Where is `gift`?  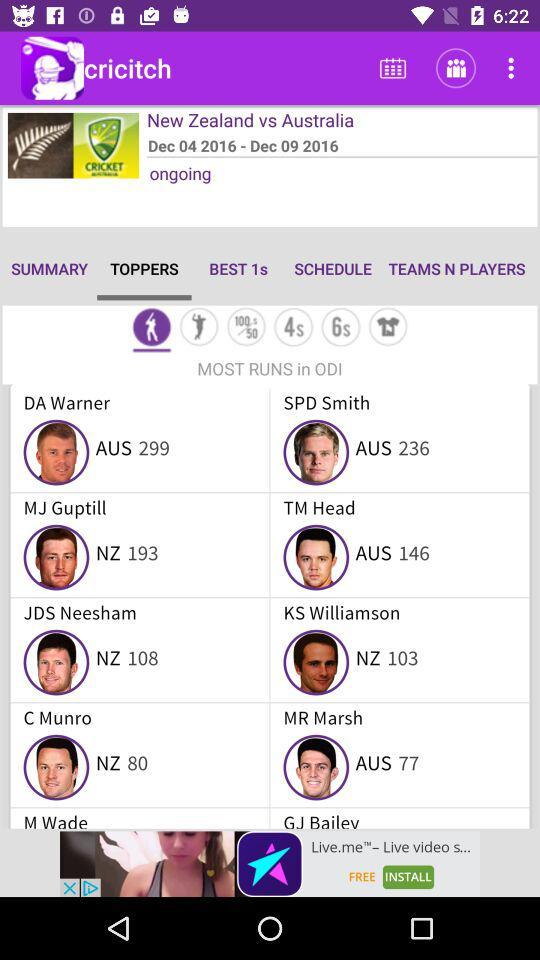
gift is located at coordinates (388, 329).